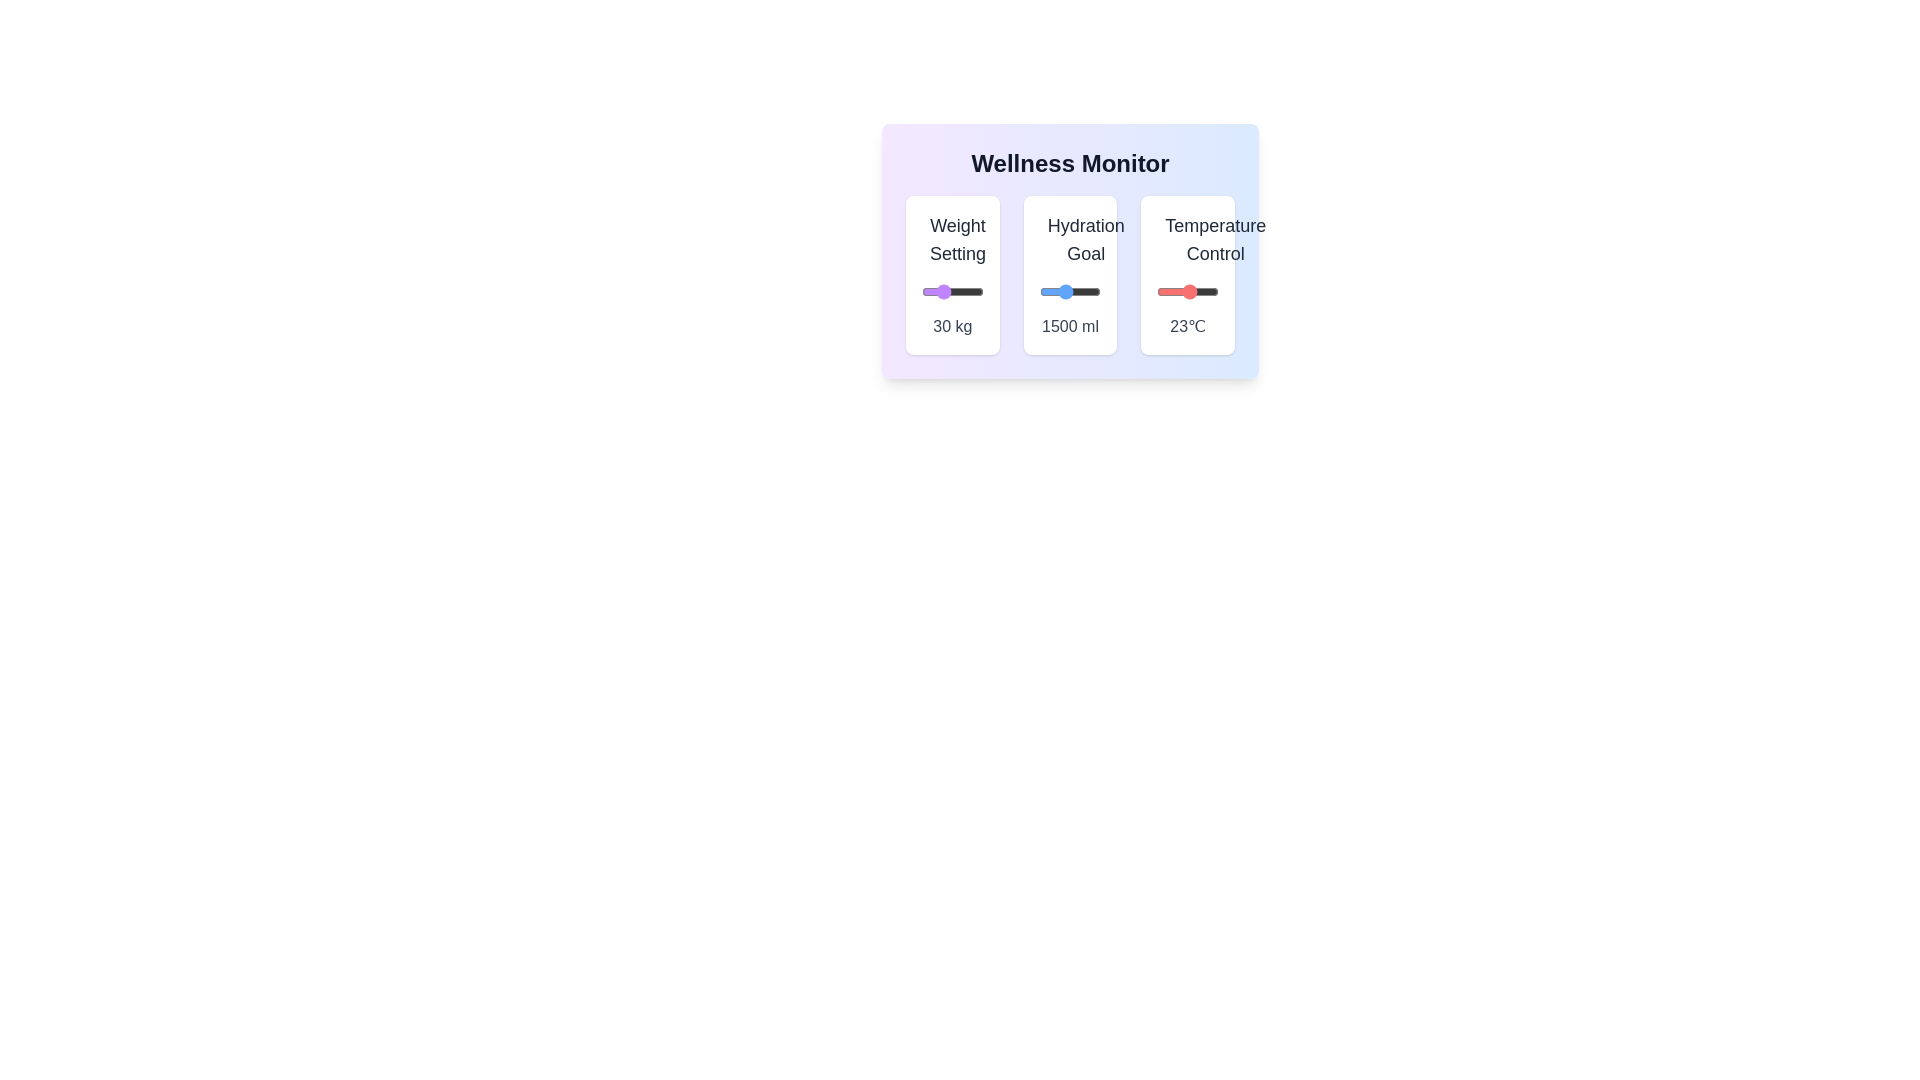 The width and height of the screenshot is (1920, 1080). Describe the element at coordinates (1069, 326) in the screenshot. I see `the '1500 ml' text label, which is displayed in muted gray color and is centered within the second card labeled 'Hydration Goal' in the 'Wellness Monitor' section` at that location.